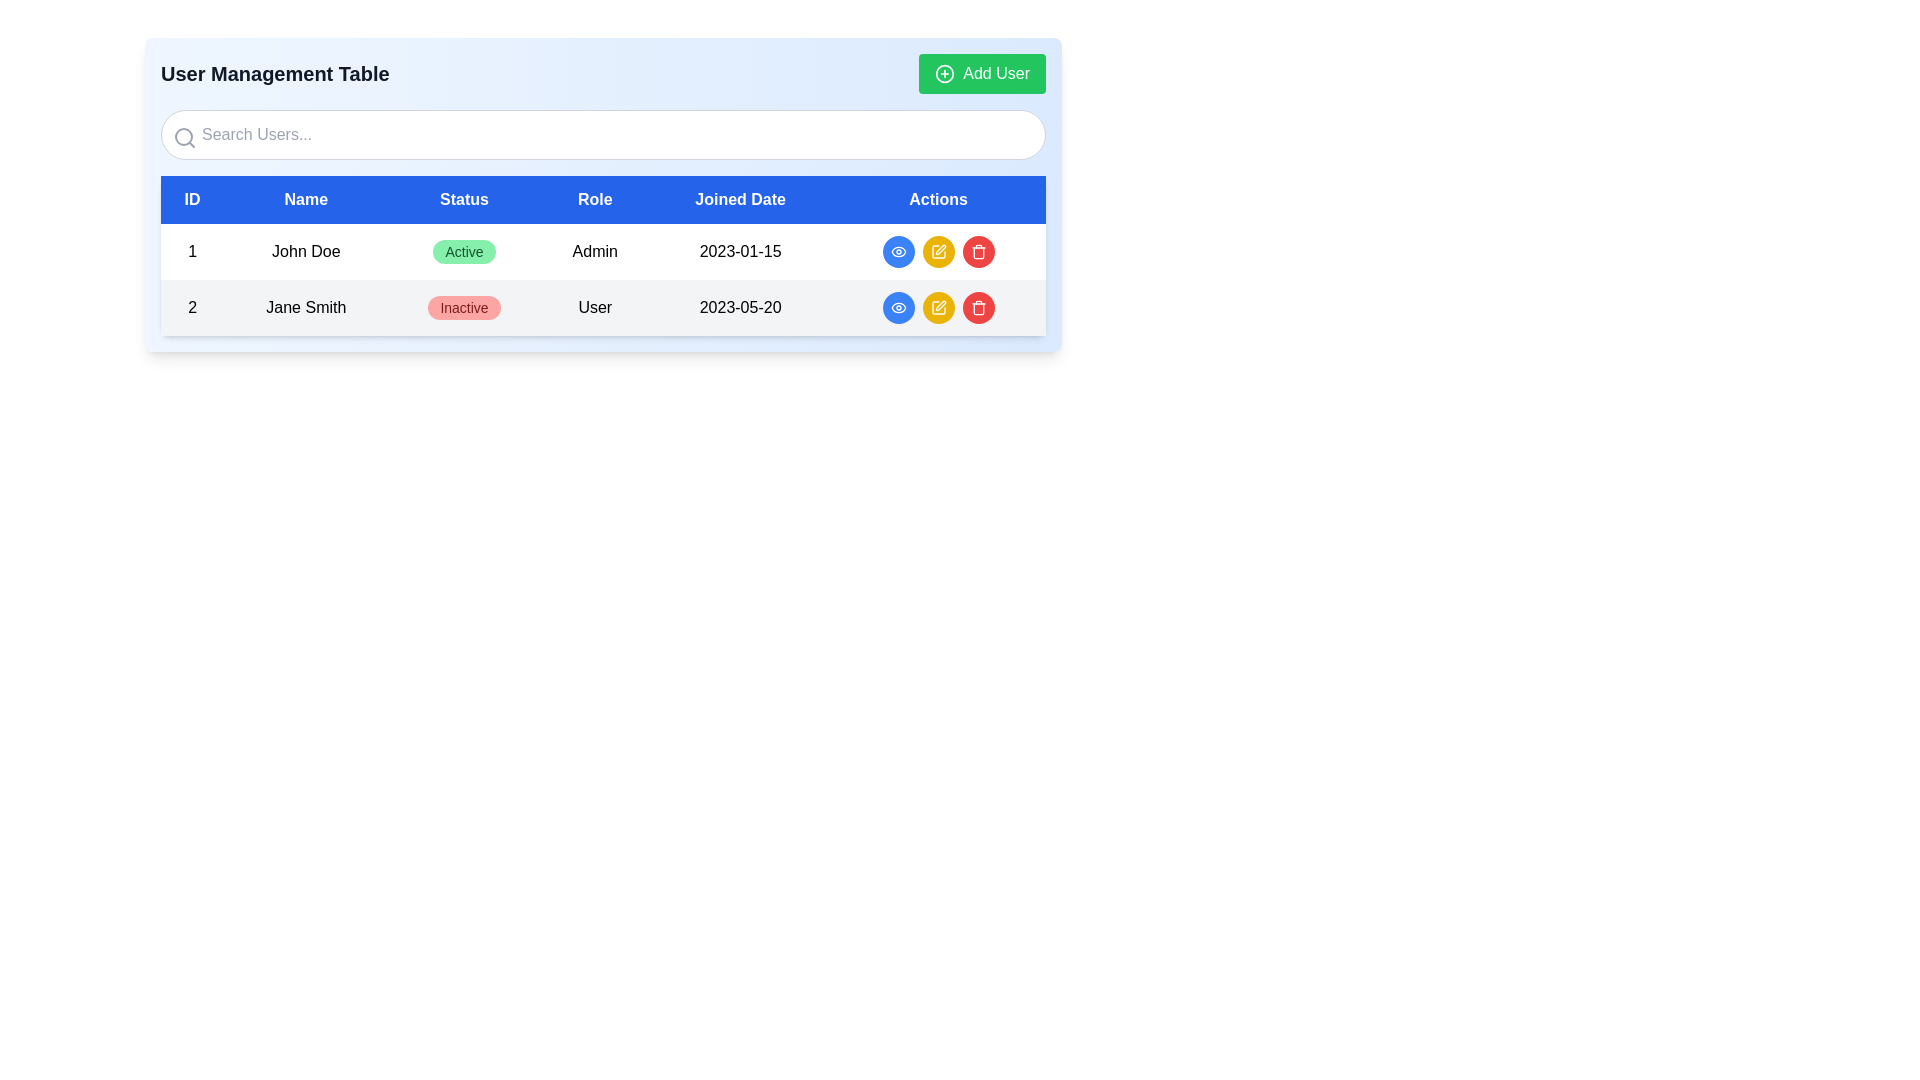 The height and width of the screenshot is (1080, 1920). Describe the element at coordinates (978, 309) in the screenshot. I see `the middle section of the SVG trash can icon in the 'Actions' column for user 'Jane Smith' in the user management table` at that location.